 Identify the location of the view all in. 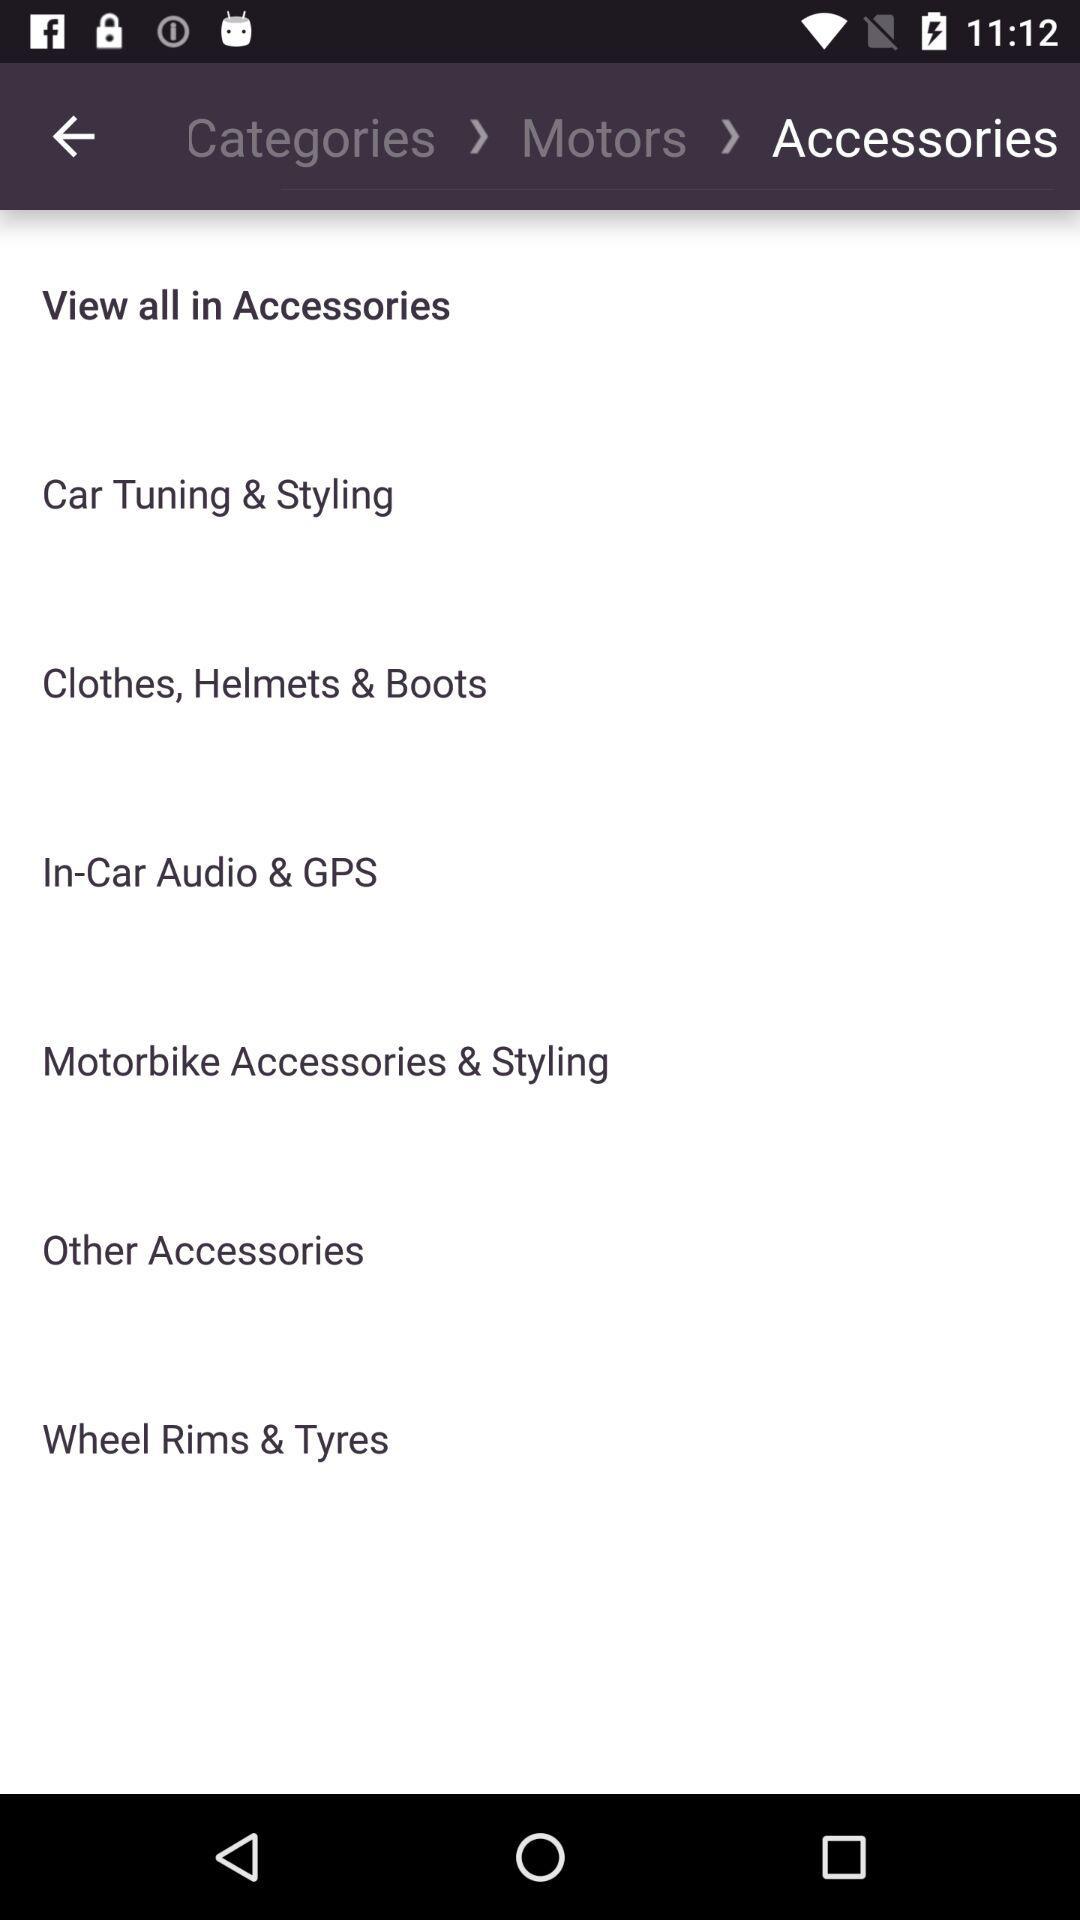
(245, 303).